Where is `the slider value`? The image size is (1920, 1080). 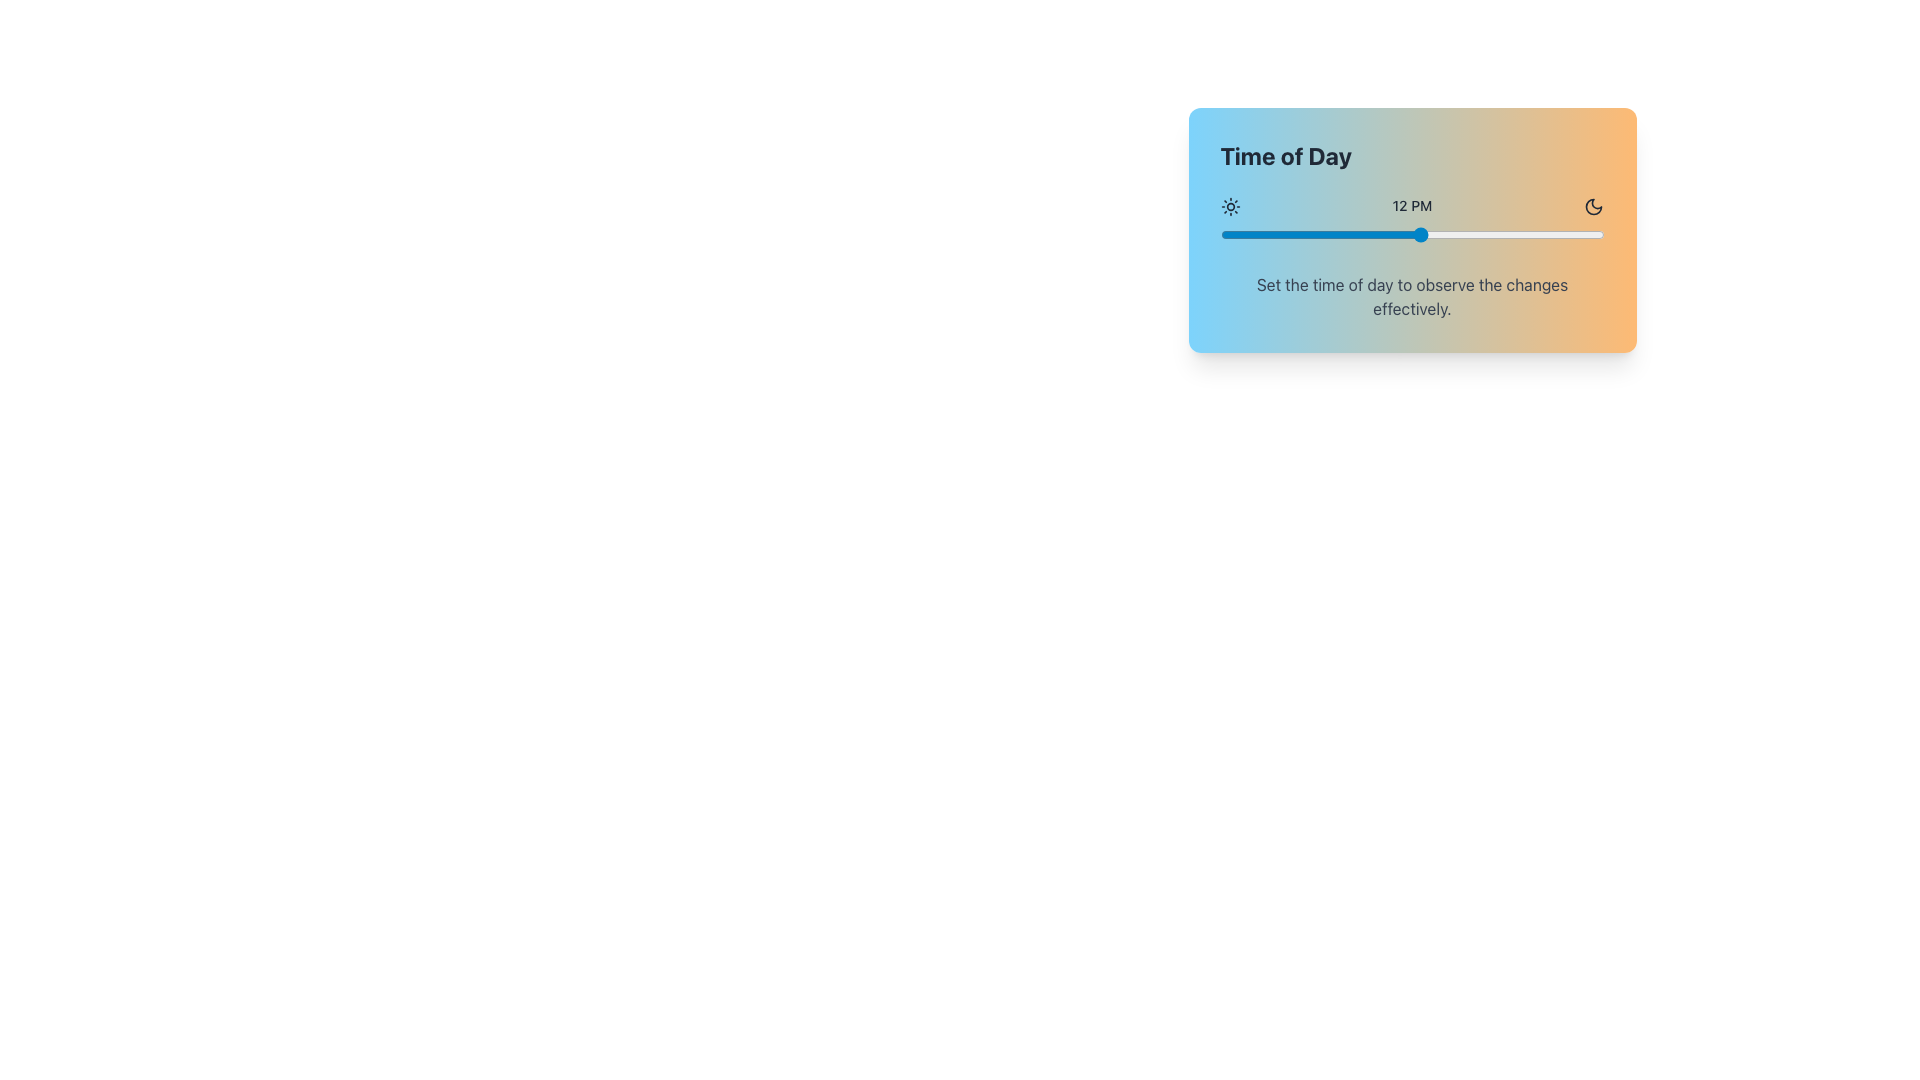
the slider value is located at coordinates (1337, 234).